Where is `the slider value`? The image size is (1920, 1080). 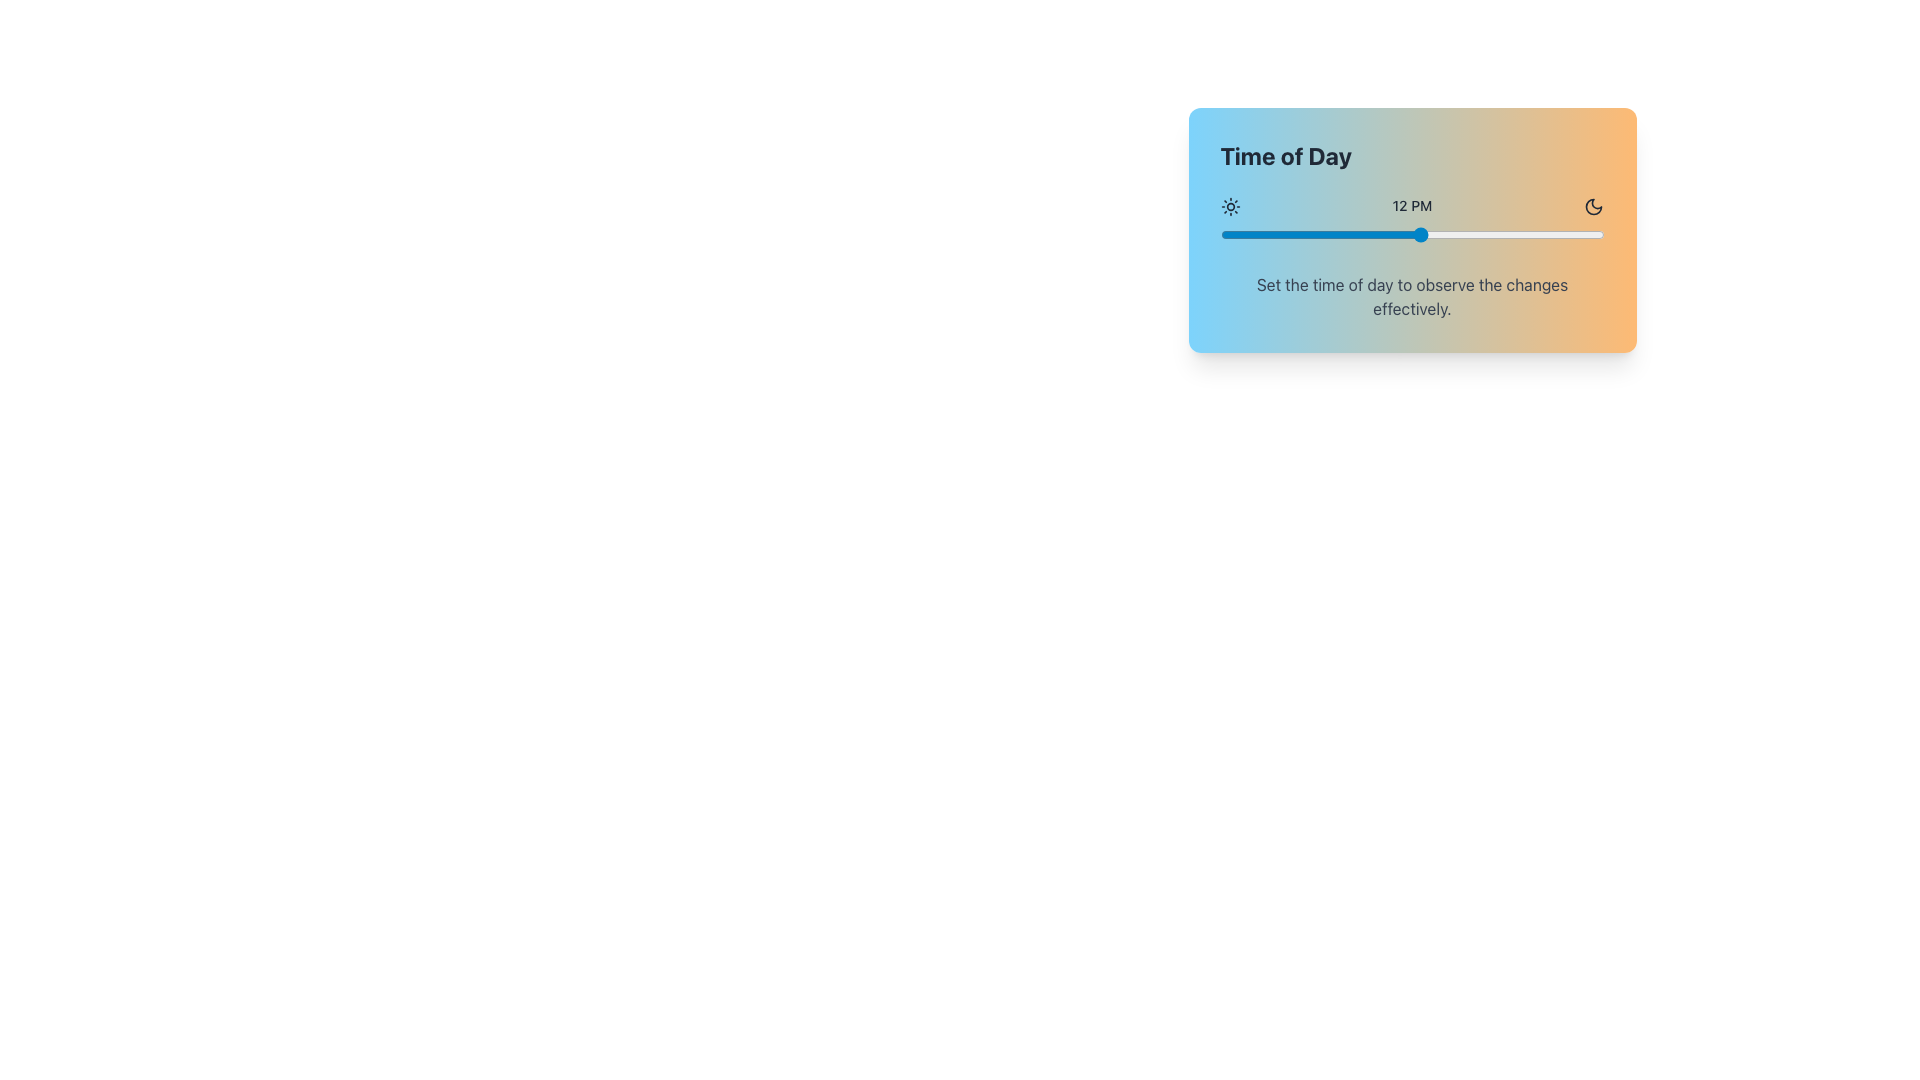
the slider value is located at coordinates (1337, 234).